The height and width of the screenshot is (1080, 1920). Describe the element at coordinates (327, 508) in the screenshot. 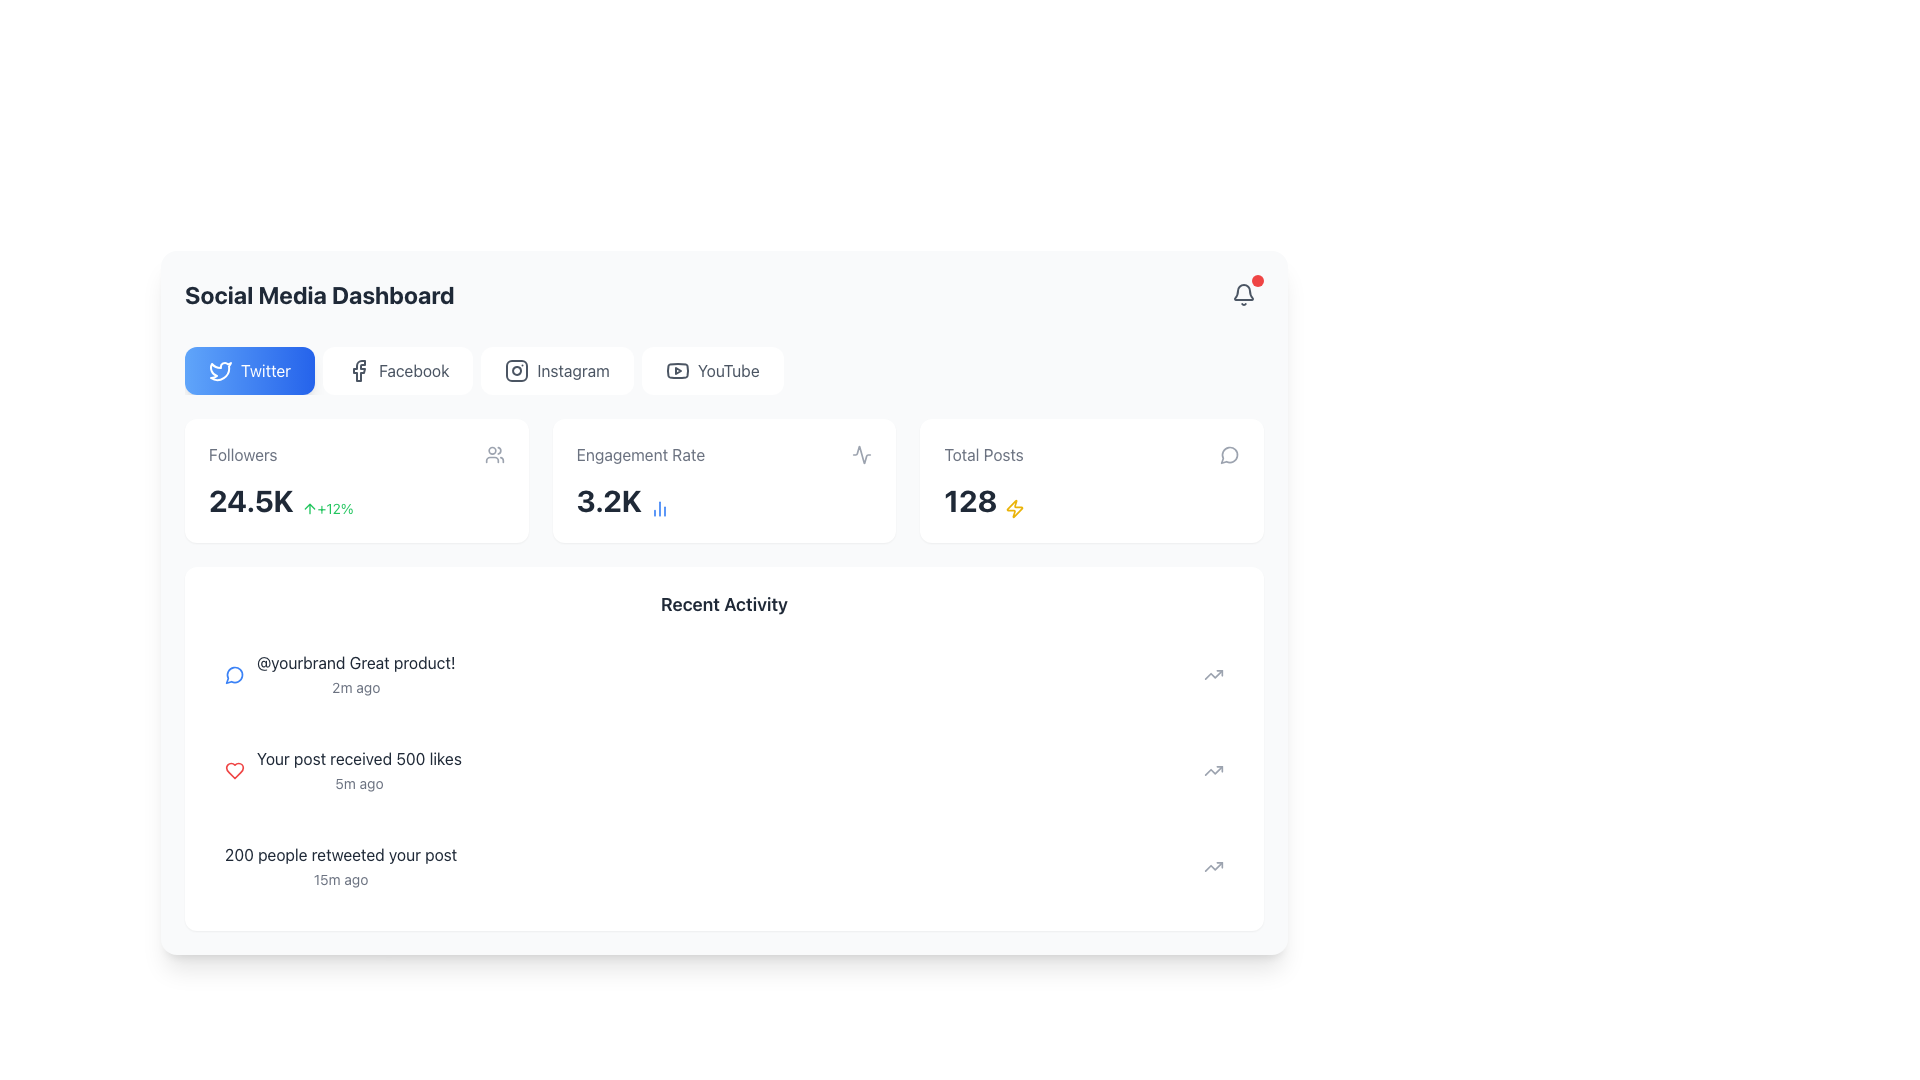

I see `the upward pointing arrow icon followed by the text '+12%' colored green, located in the Followers section next to '24.5K'` at that location.